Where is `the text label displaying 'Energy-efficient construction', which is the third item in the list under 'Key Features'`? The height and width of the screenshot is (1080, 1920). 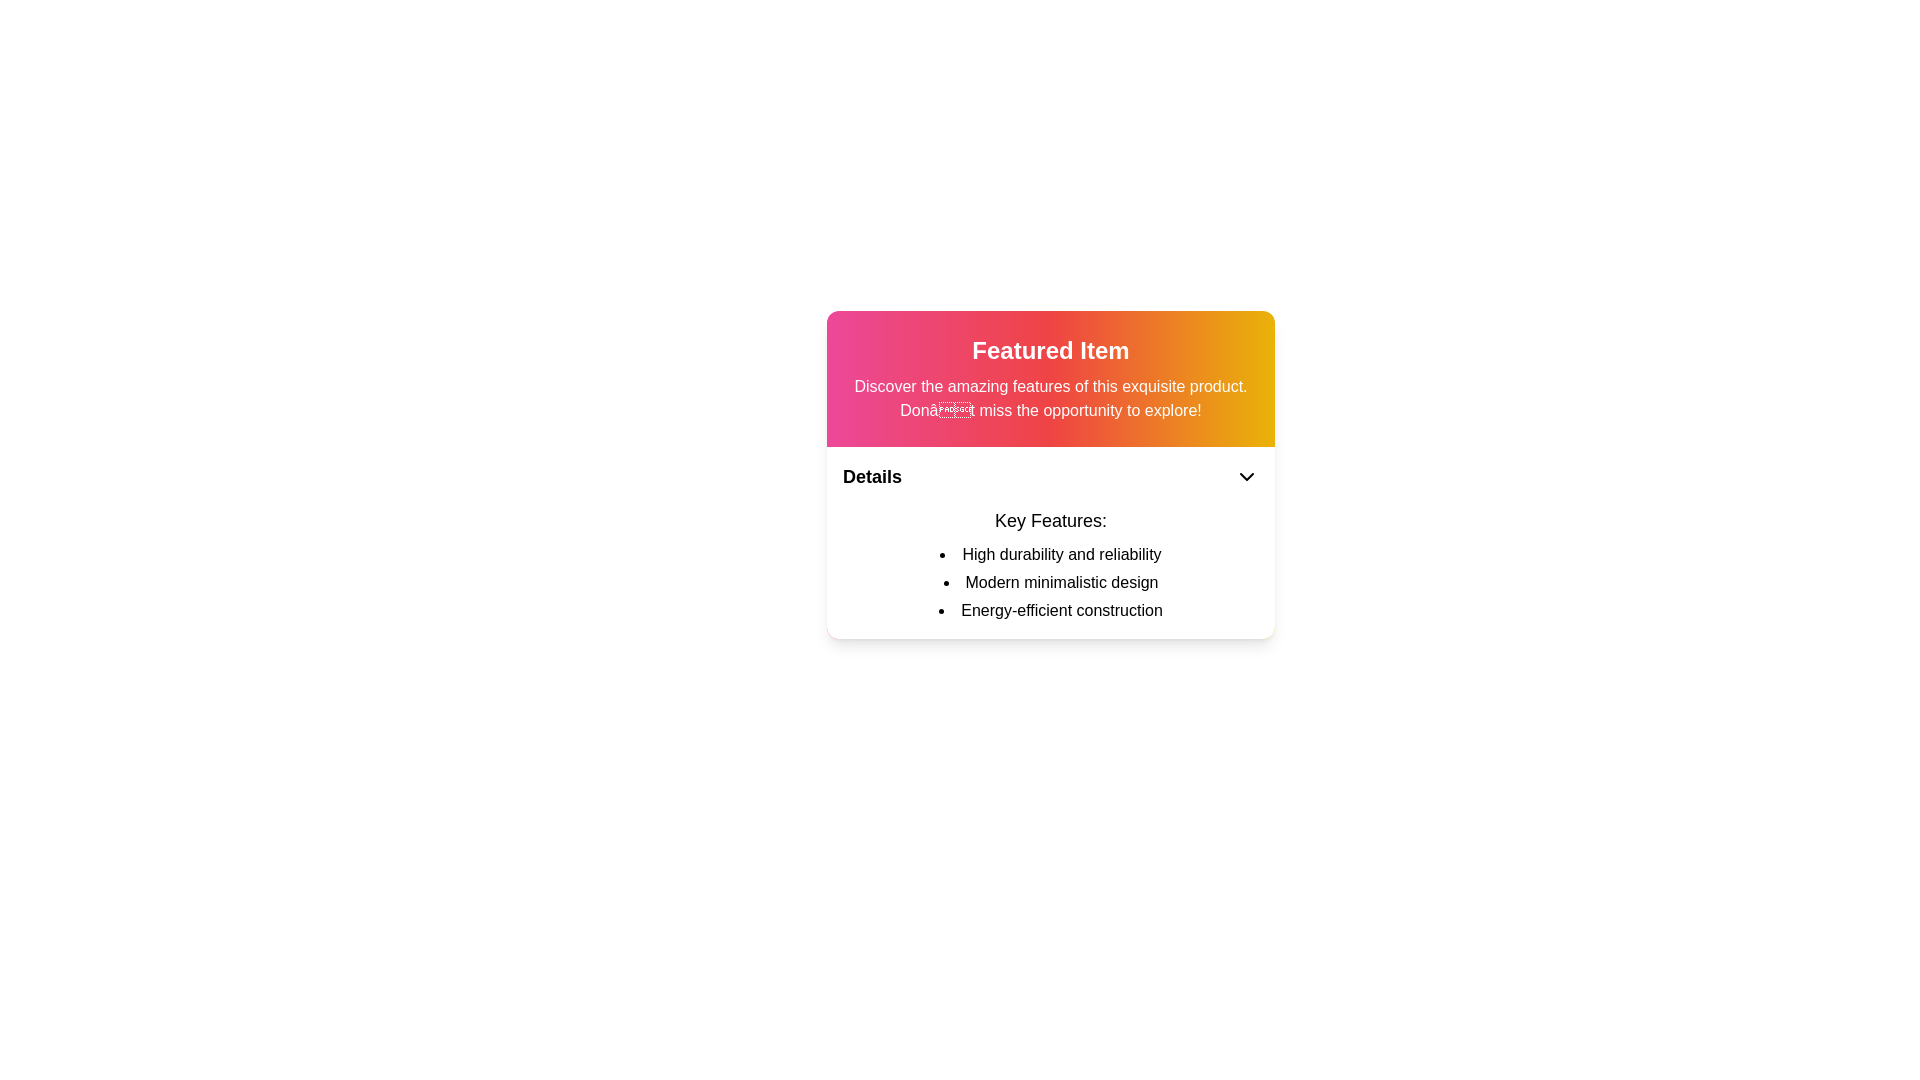 the text label displaying 'Energy-efficient construction', which is the third item in the list under 'Key Features' is located at coordinates (1050, 609).